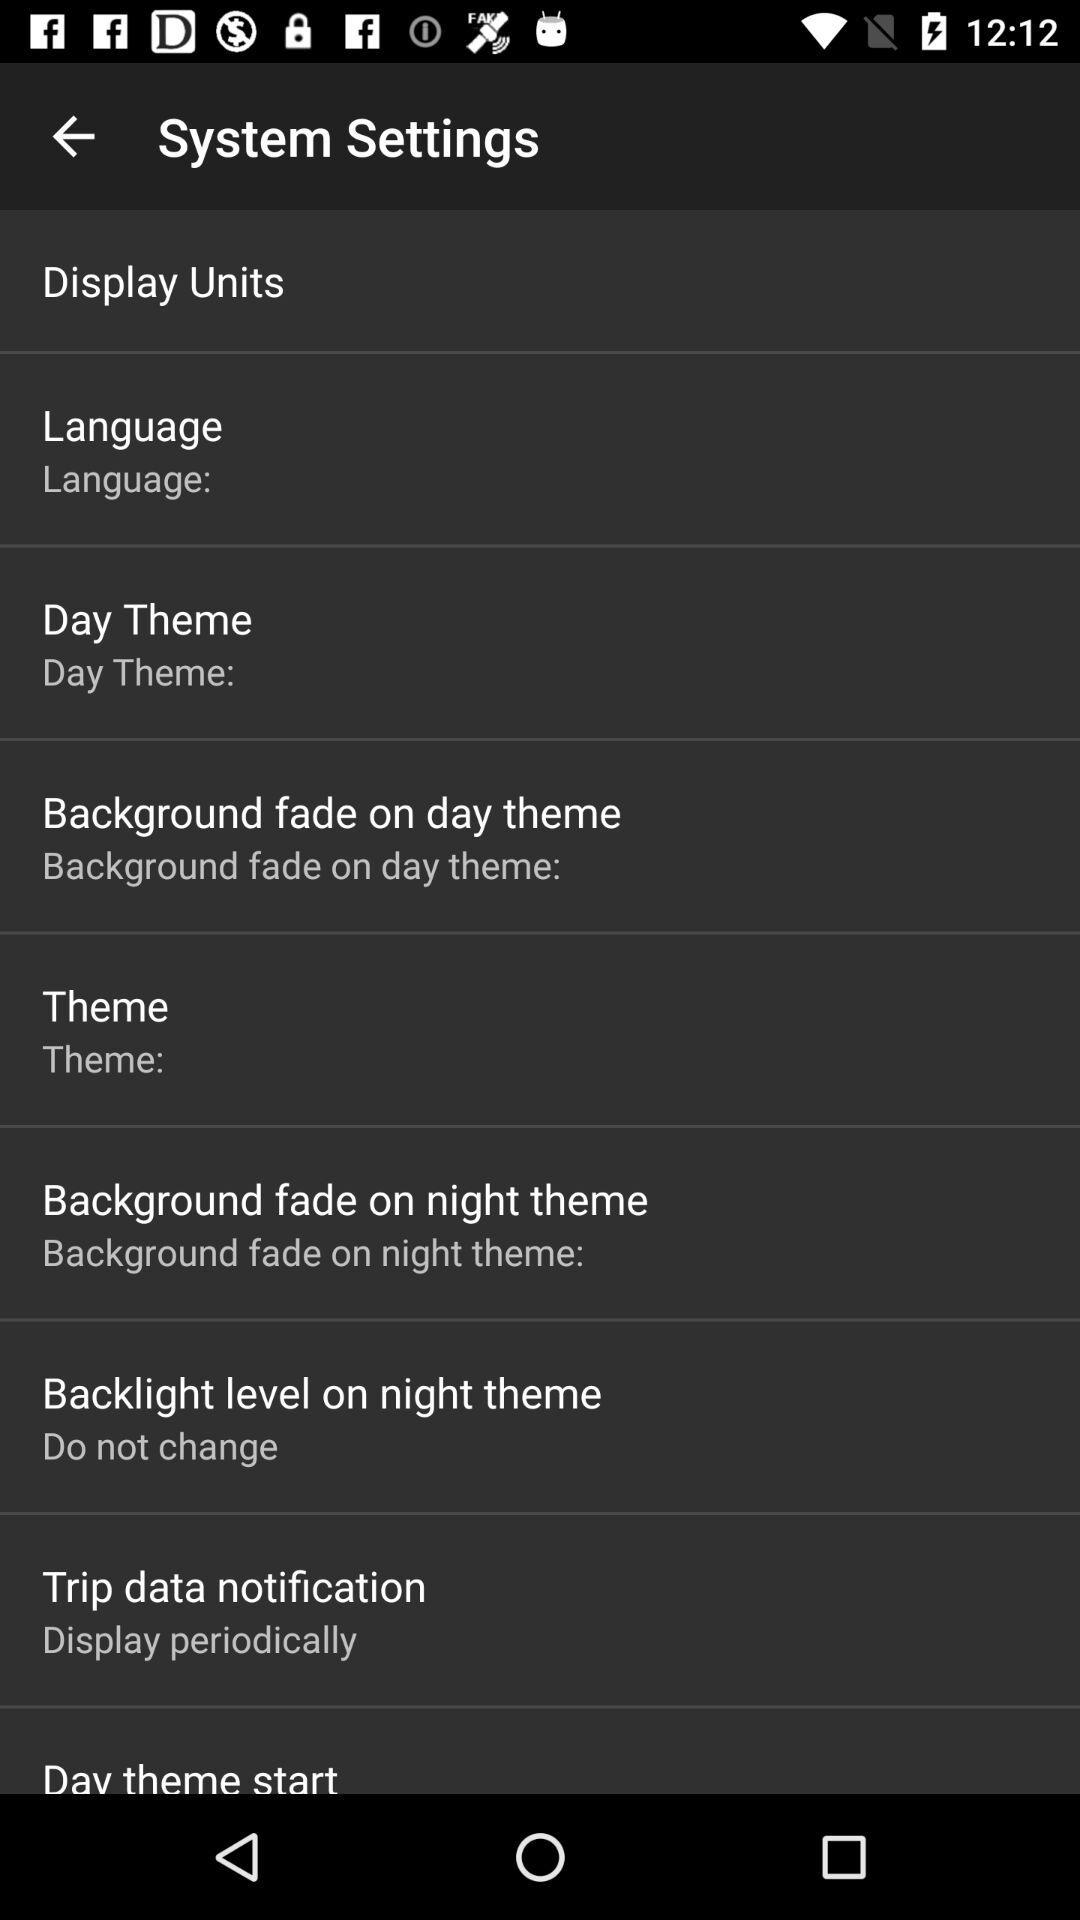 This screenshot has width=1080, height=1920. What do you see at coordinates (199, 1638) in the screenshot?
I see `the app below trip data notification item` at bounding box center [199, 1638].